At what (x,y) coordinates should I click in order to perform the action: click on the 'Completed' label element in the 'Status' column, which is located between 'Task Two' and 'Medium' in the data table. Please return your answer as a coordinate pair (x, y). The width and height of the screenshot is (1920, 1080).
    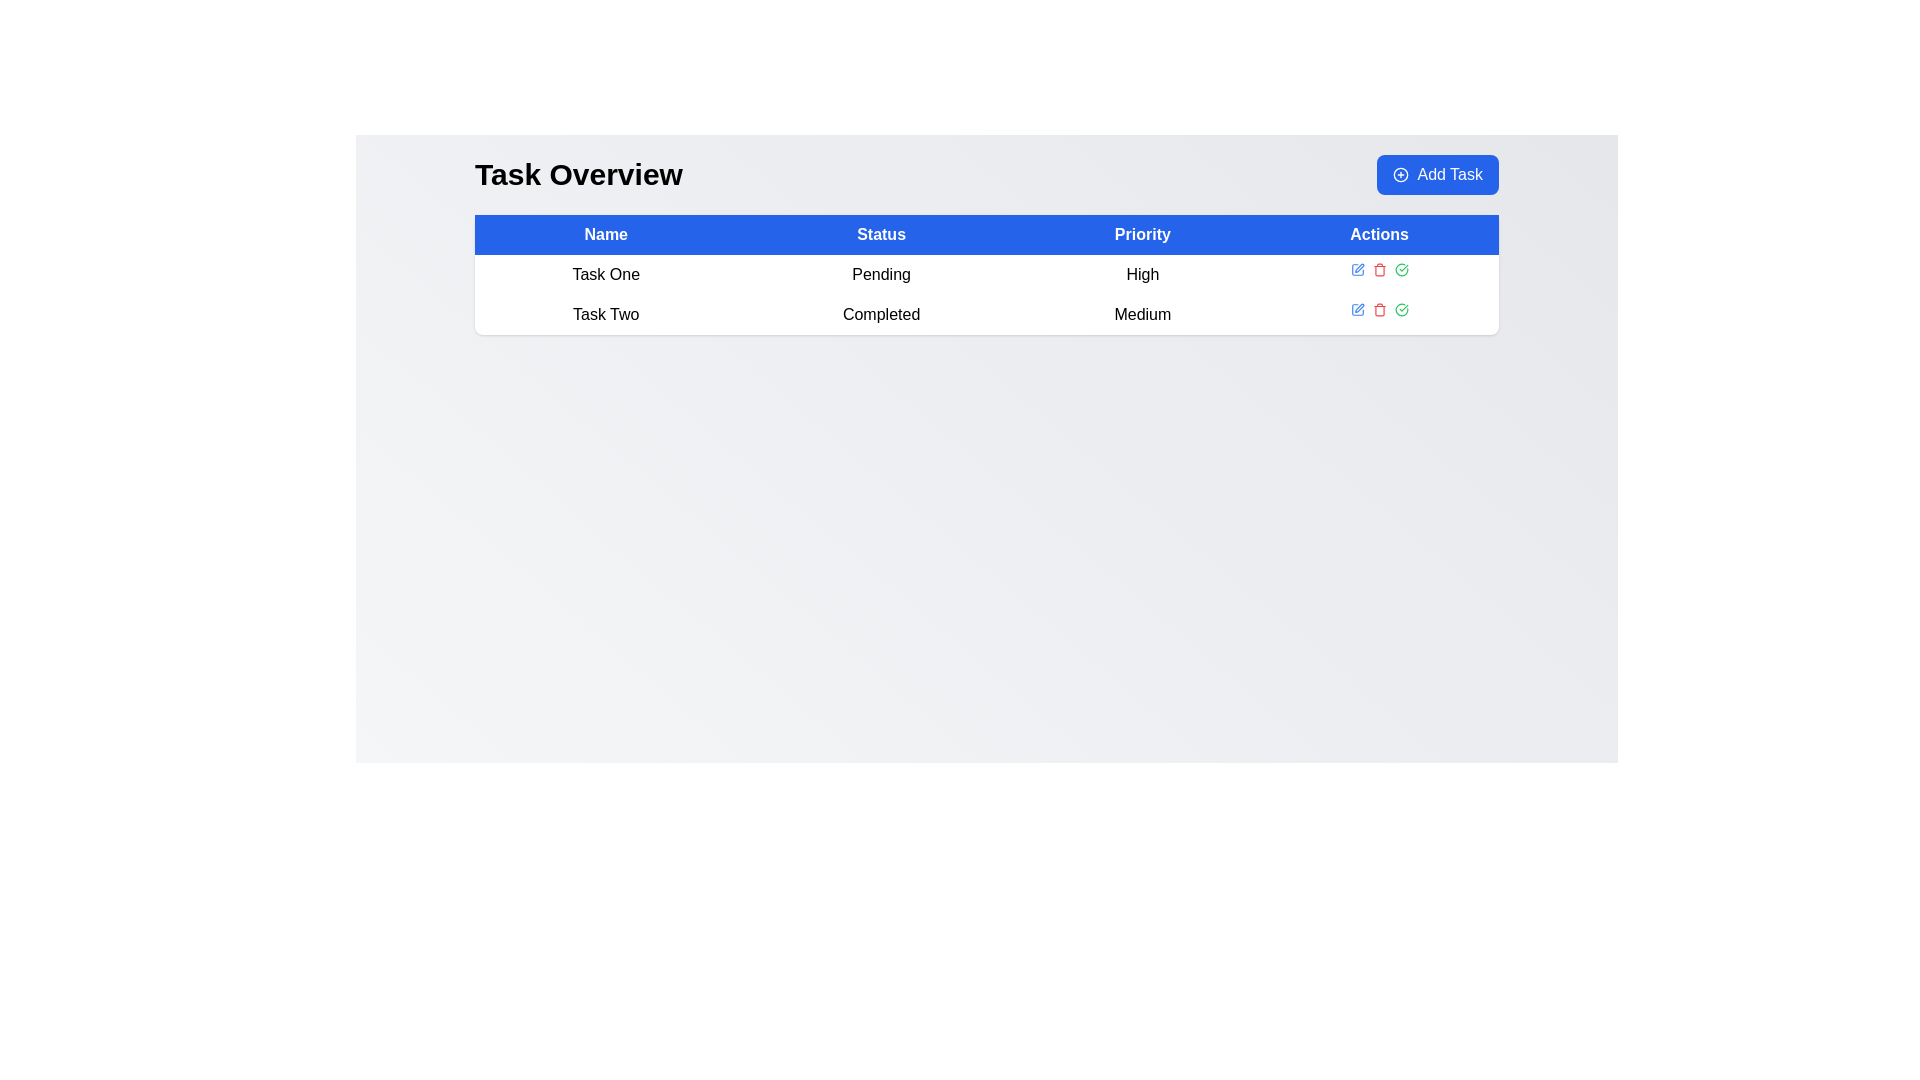
    Looking at the image, I should click on (880, 315).